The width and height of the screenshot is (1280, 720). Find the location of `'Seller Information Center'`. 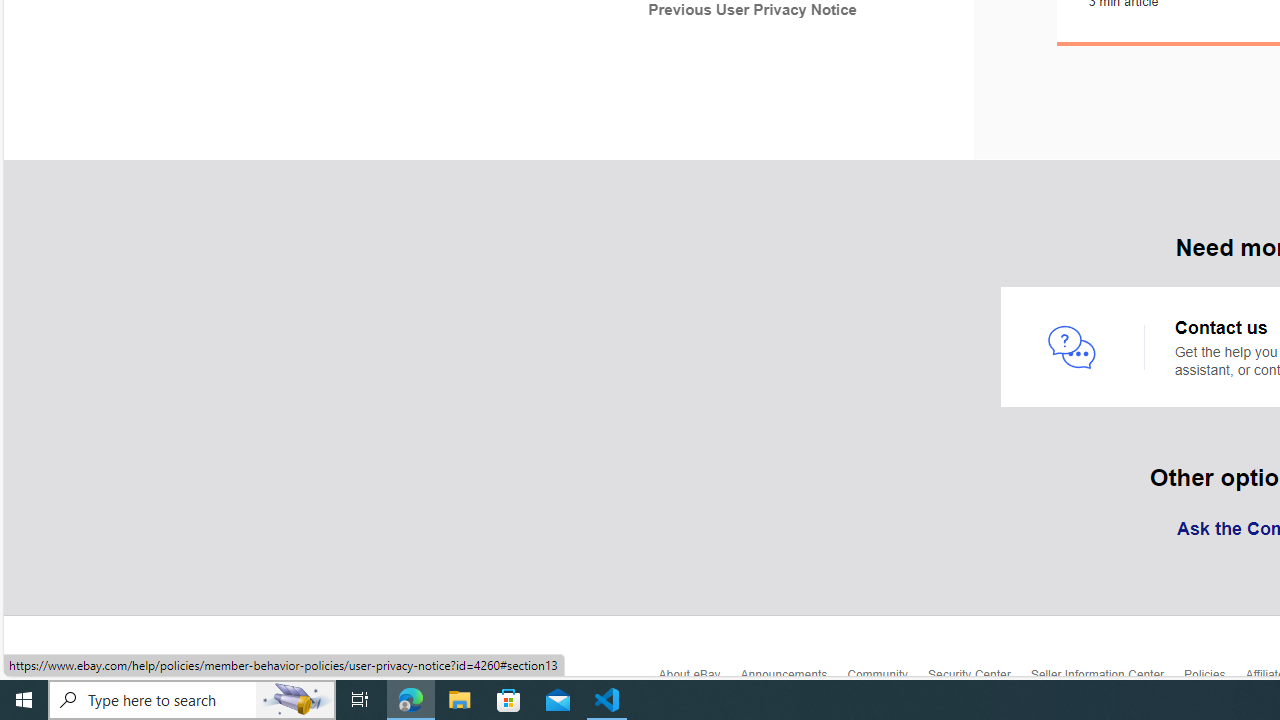

'Seller Information Center' is located at coordinates (1106, 678).